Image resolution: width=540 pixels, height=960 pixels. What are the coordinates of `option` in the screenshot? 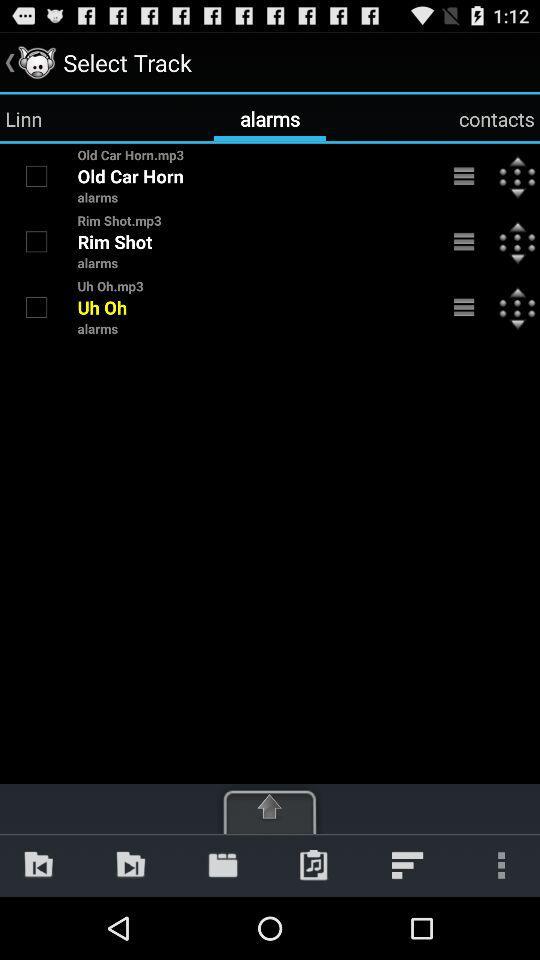 It's located at (36, 307).